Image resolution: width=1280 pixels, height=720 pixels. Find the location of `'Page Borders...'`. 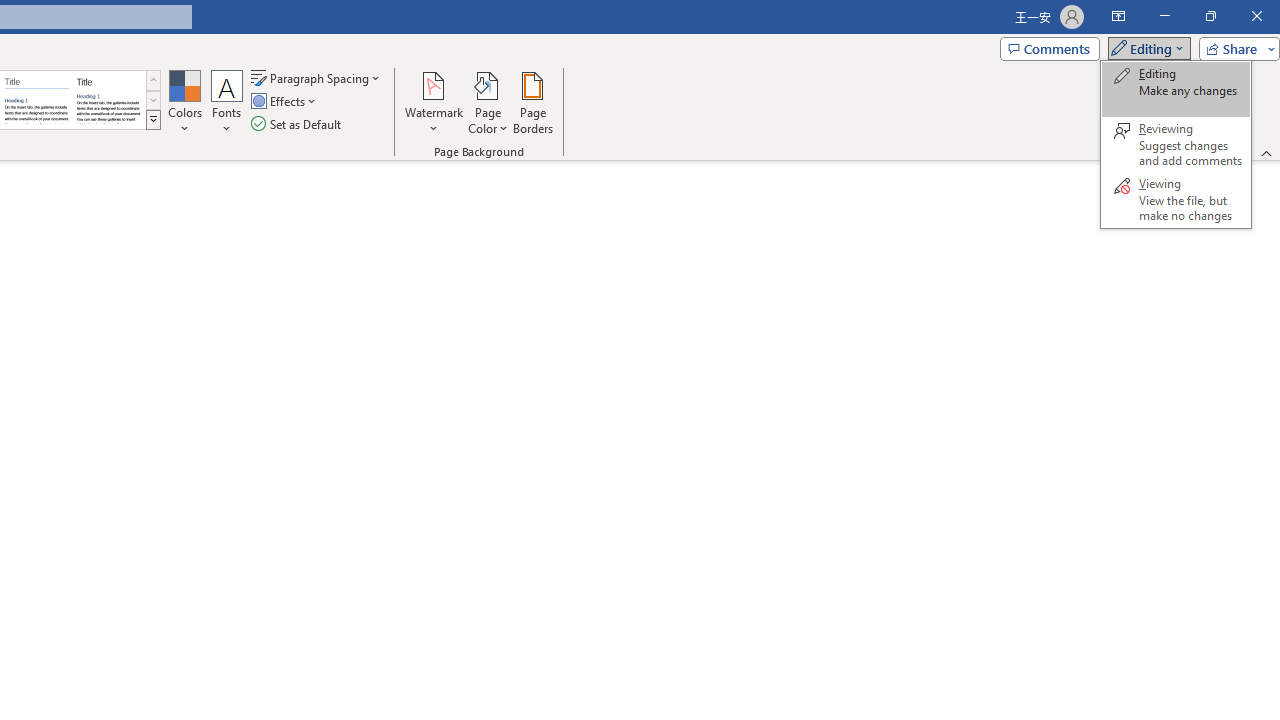

'Page Borders...' is located at coordinates (533, 103).